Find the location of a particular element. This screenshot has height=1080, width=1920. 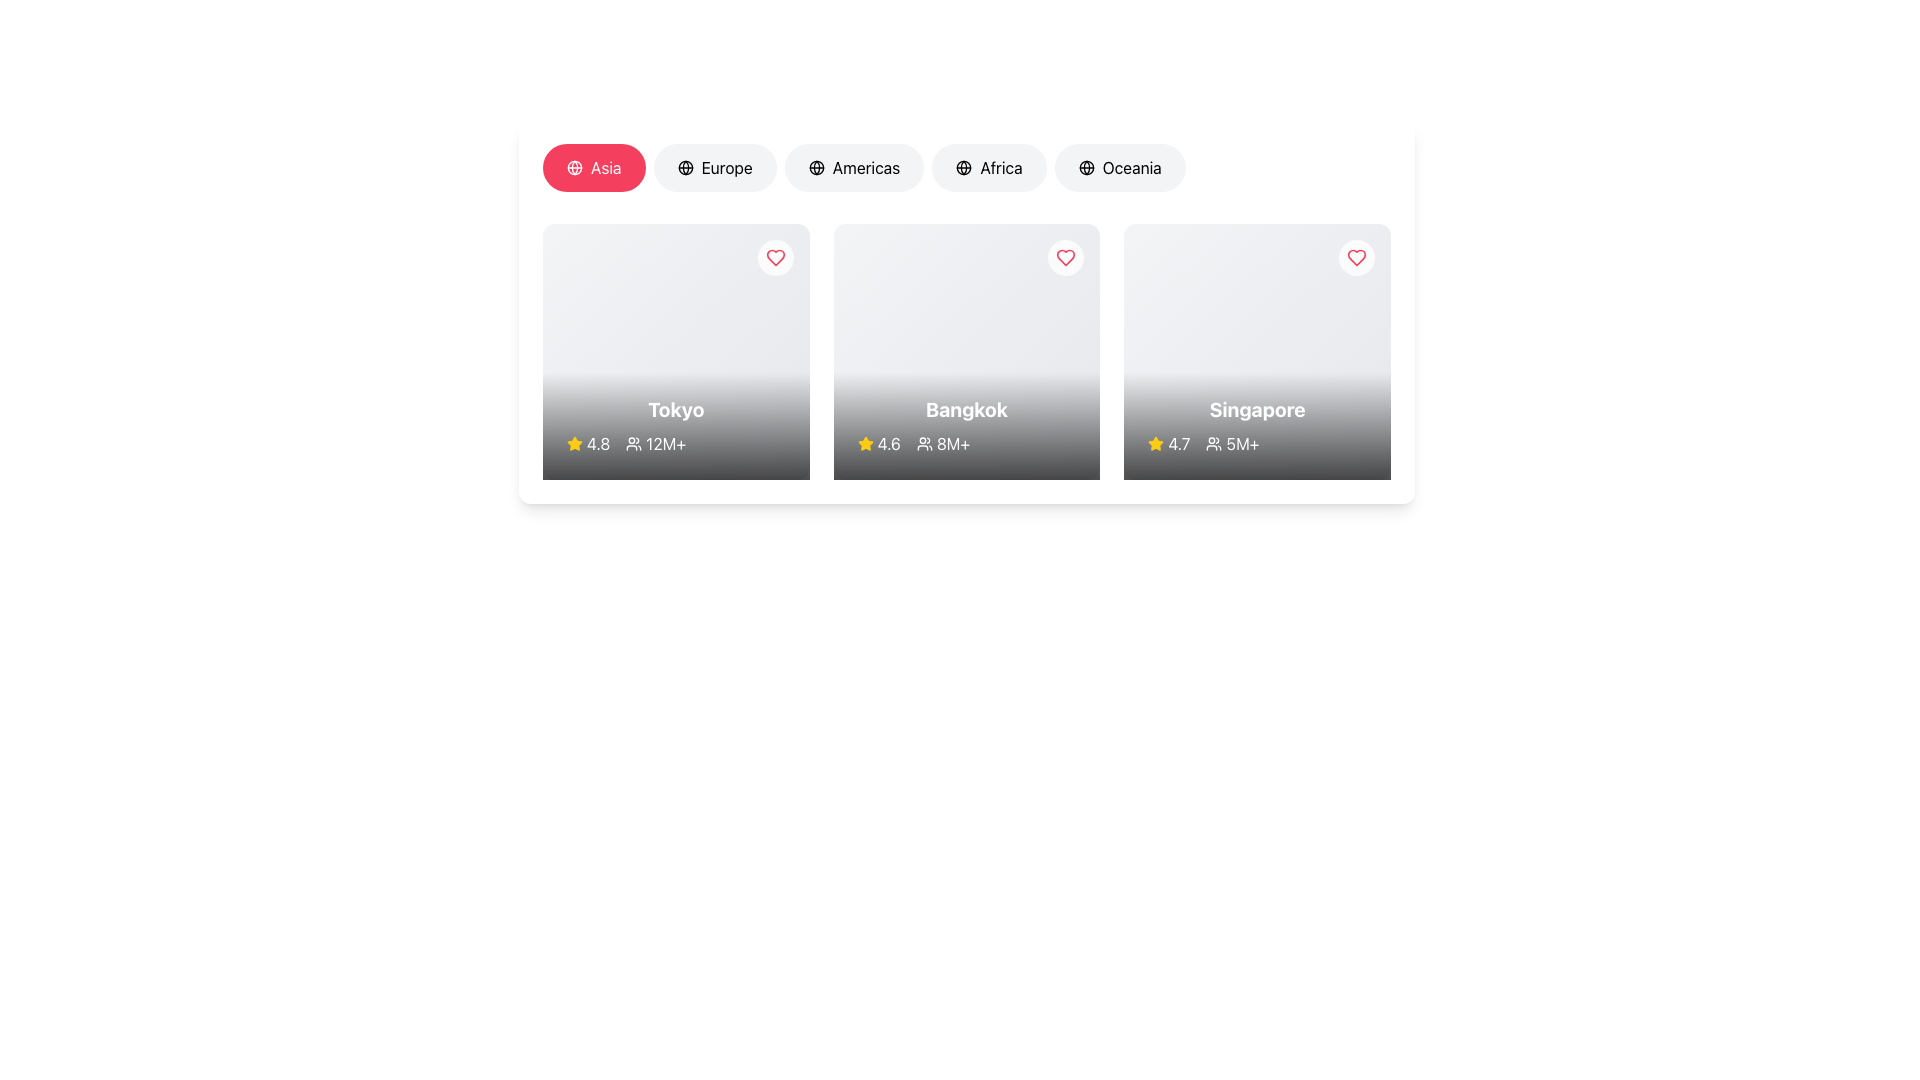

the 'Oceania' button, which is a rounded rectangle with a light gray background and a globe icon on the left is located at coordinates (1120, 167).